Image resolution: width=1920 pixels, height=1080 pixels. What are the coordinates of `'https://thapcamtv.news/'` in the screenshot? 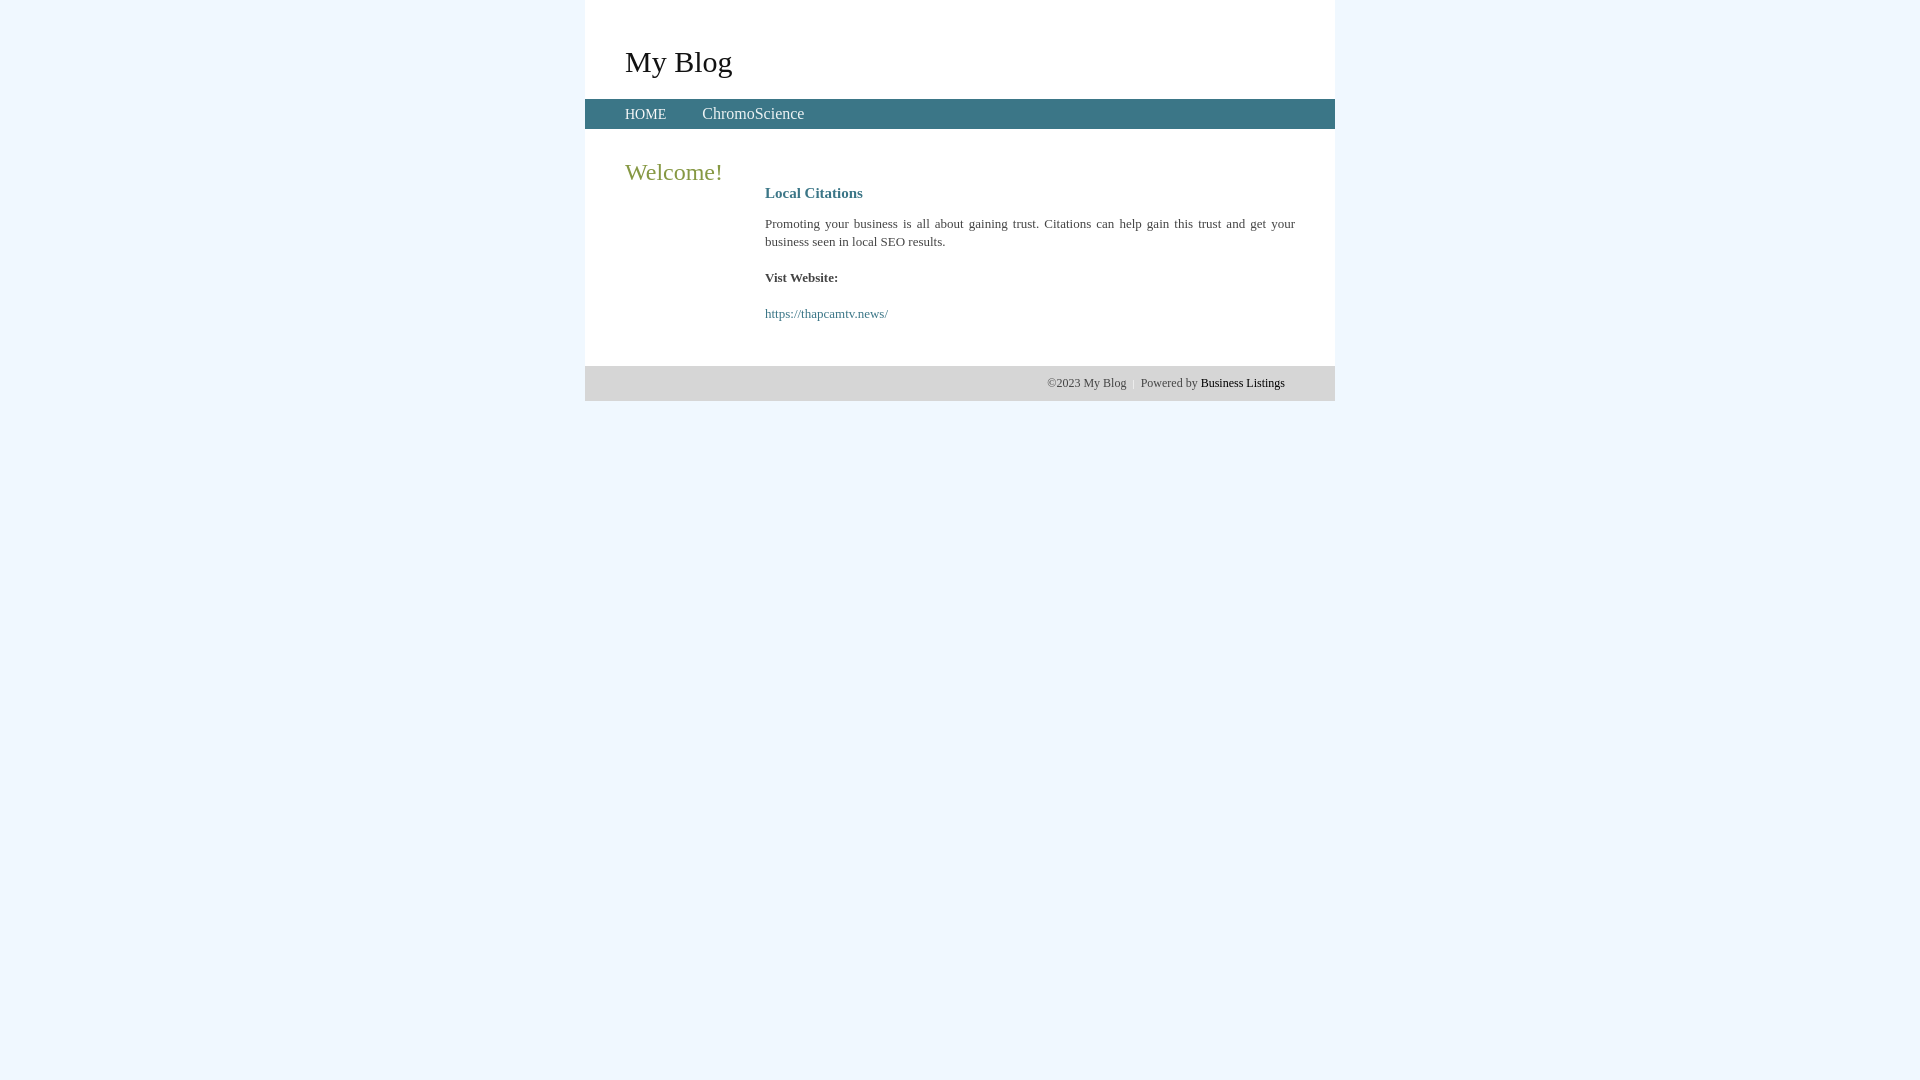 It's located at (826, 313).